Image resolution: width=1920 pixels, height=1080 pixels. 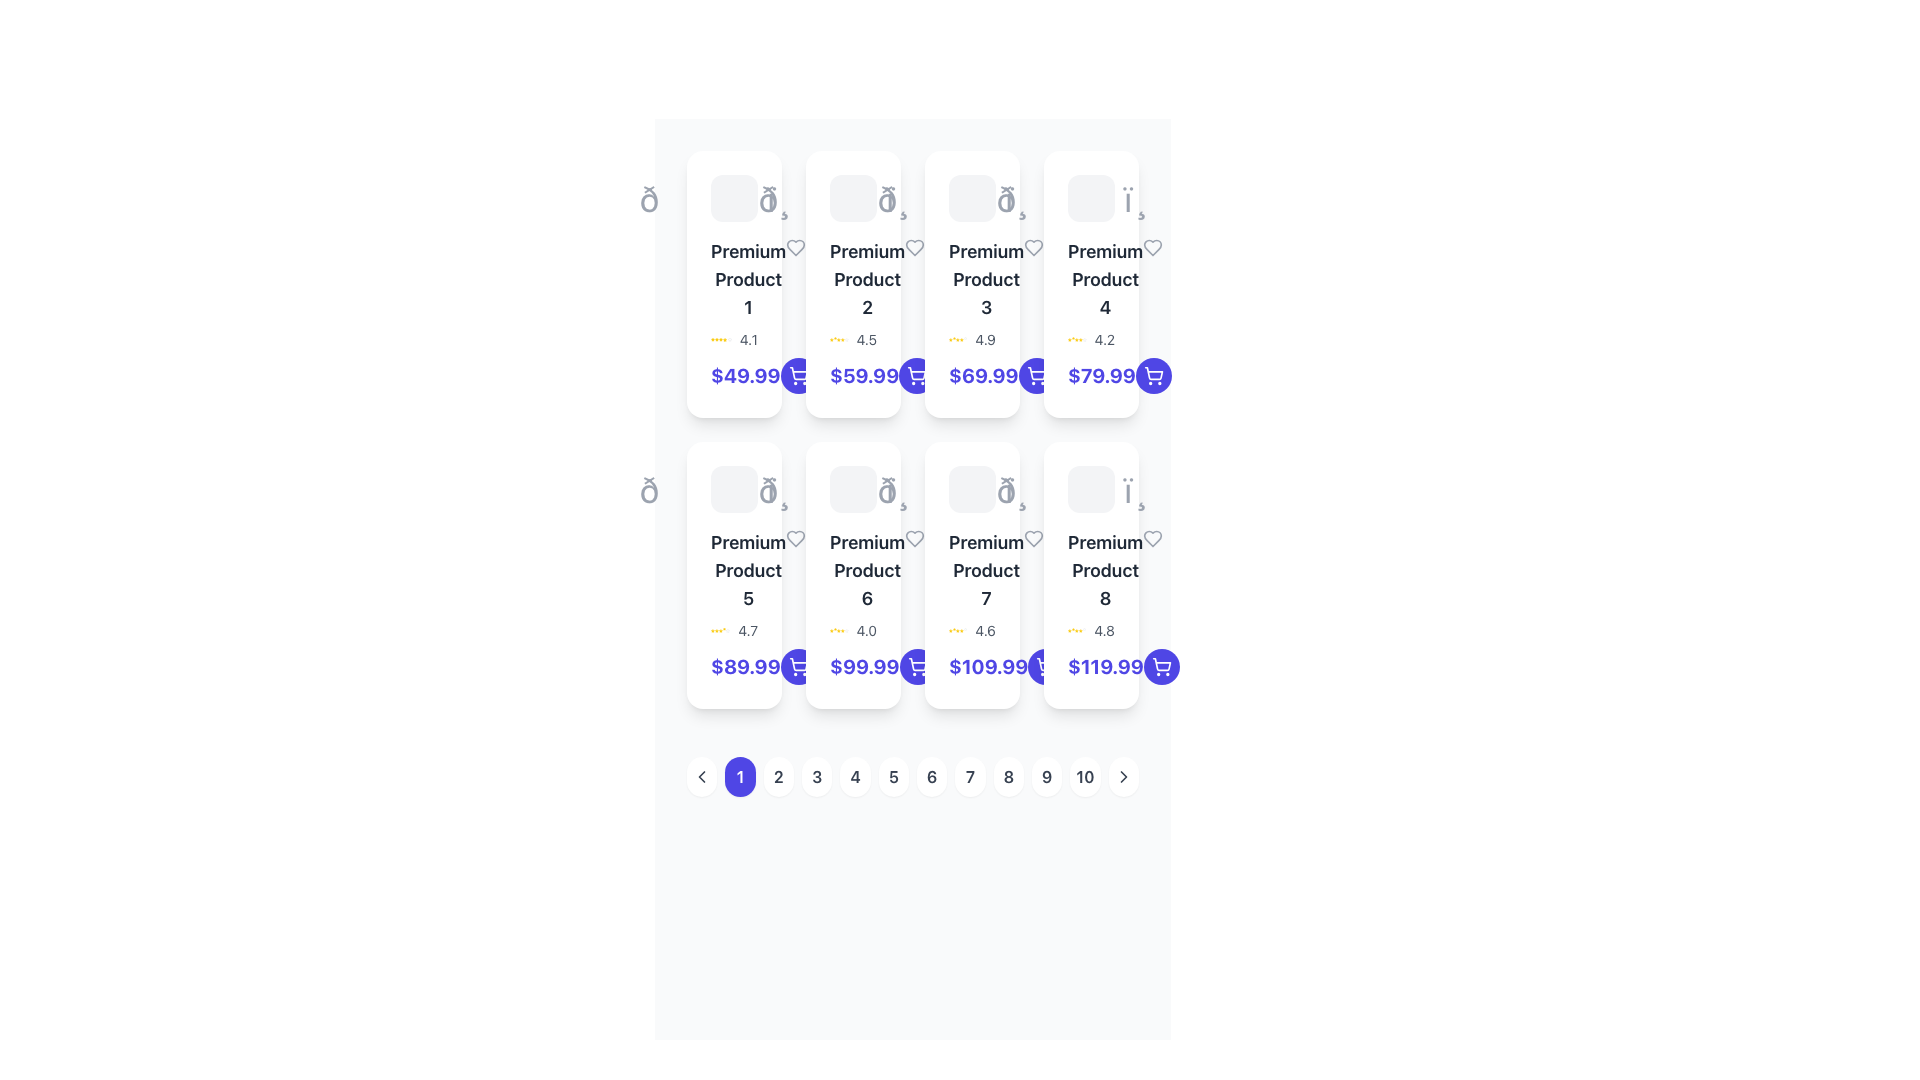 What do you see at coordinates (972, 570) in the screenshot?
I see `the text label that provides the title of Premium Product 7, which is located in the second row and third column of the grid layout` at bounding box center [972, 570].